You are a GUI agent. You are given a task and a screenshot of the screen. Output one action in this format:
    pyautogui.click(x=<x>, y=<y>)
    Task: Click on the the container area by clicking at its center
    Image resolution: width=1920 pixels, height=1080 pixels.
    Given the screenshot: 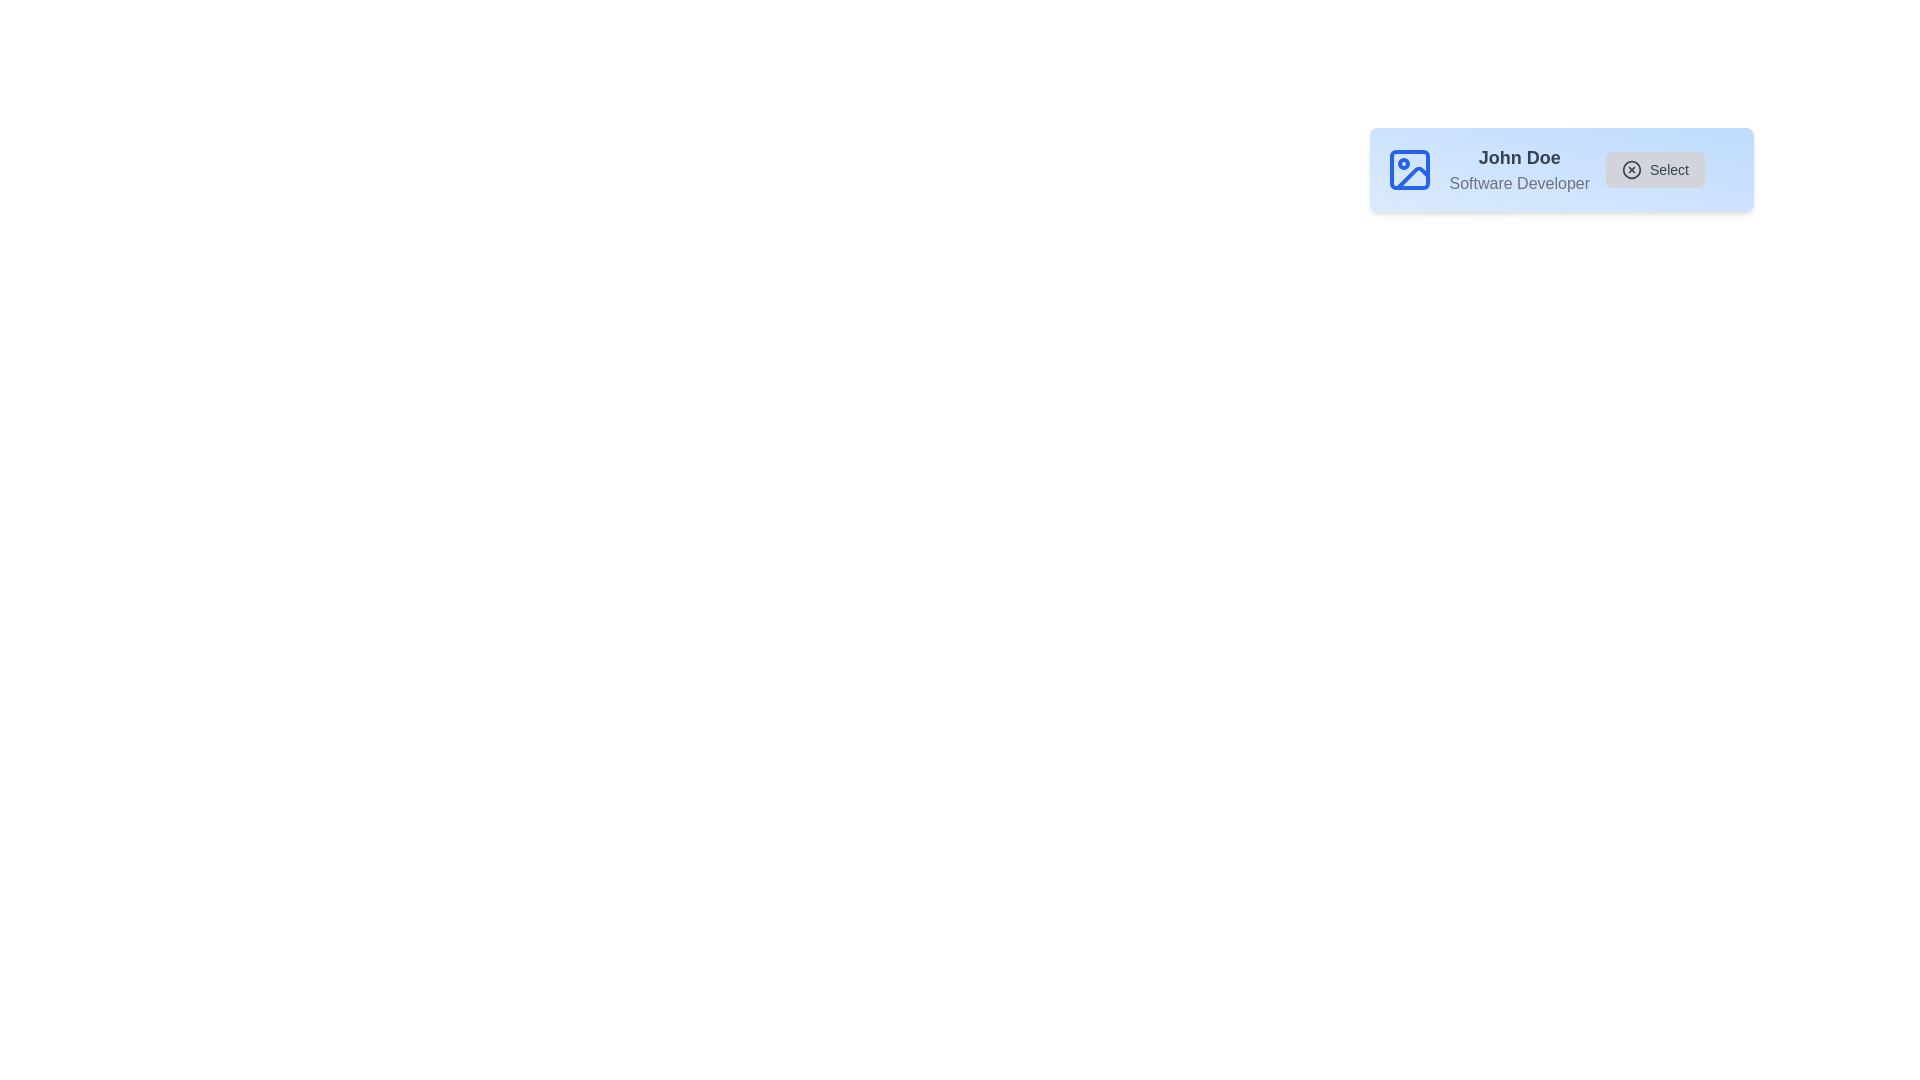 What is the action you would take?
    pyautogui.click(x=1560, y=168)
    